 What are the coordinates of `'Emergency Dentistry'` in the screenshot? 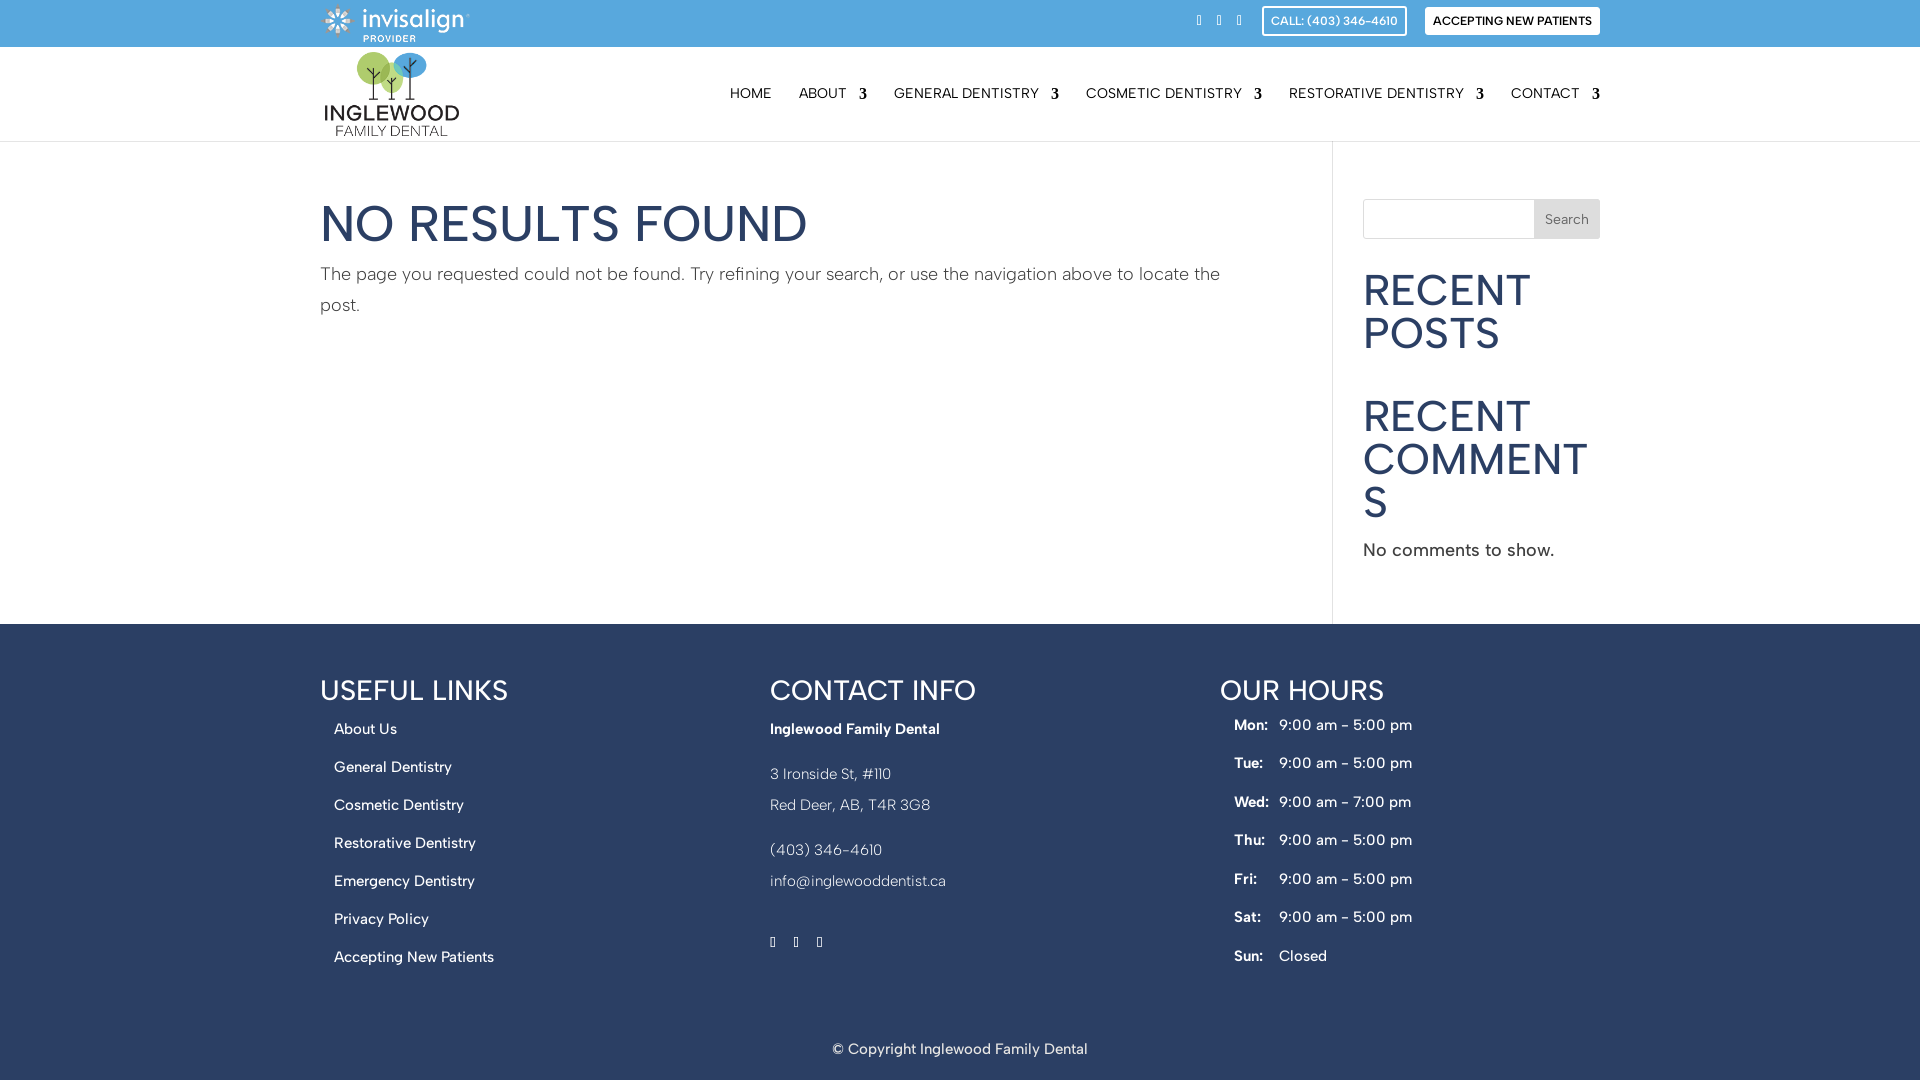 It's located at (403, 879).